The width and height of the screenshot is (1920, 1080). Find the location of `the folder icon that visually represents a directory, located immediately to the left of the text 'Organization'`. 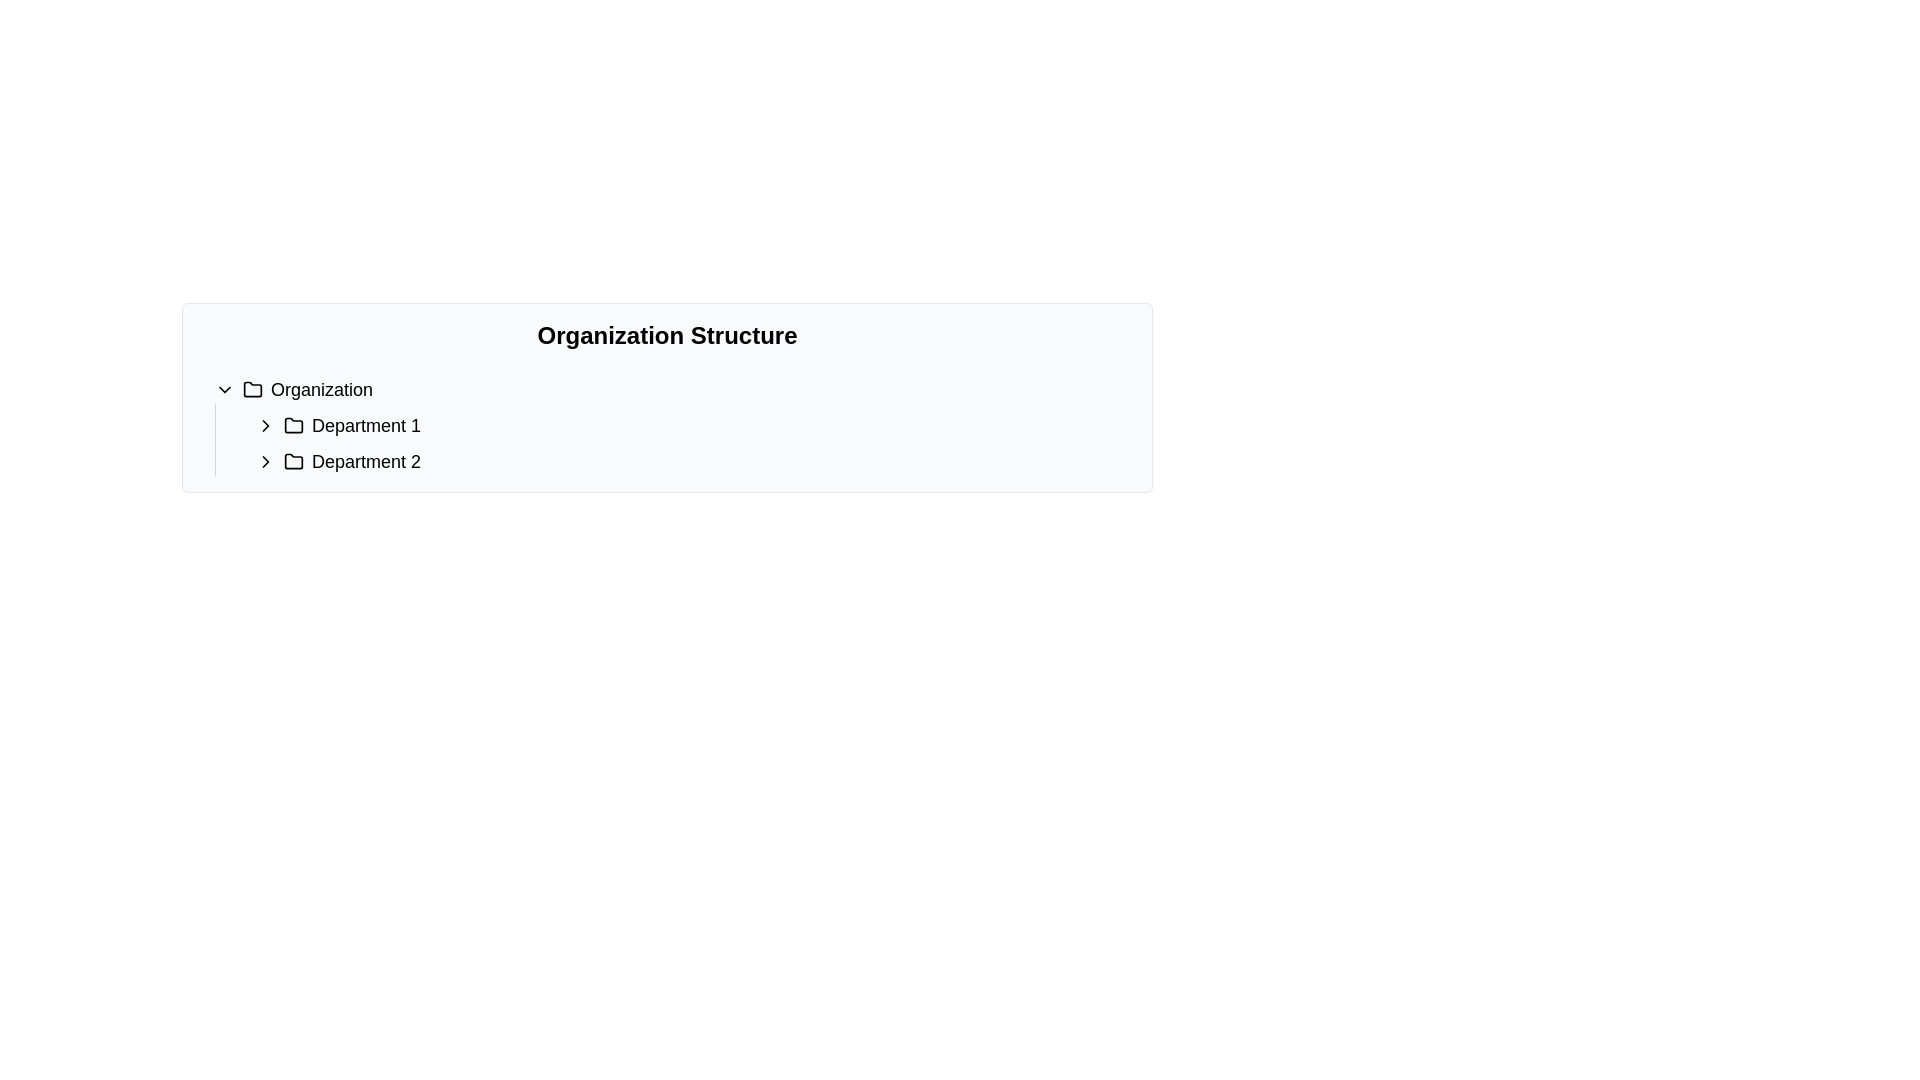

the folder icon that visually represents a directory, located immediately to the left of the text 'Organization' is located at coordinates (252, 389).